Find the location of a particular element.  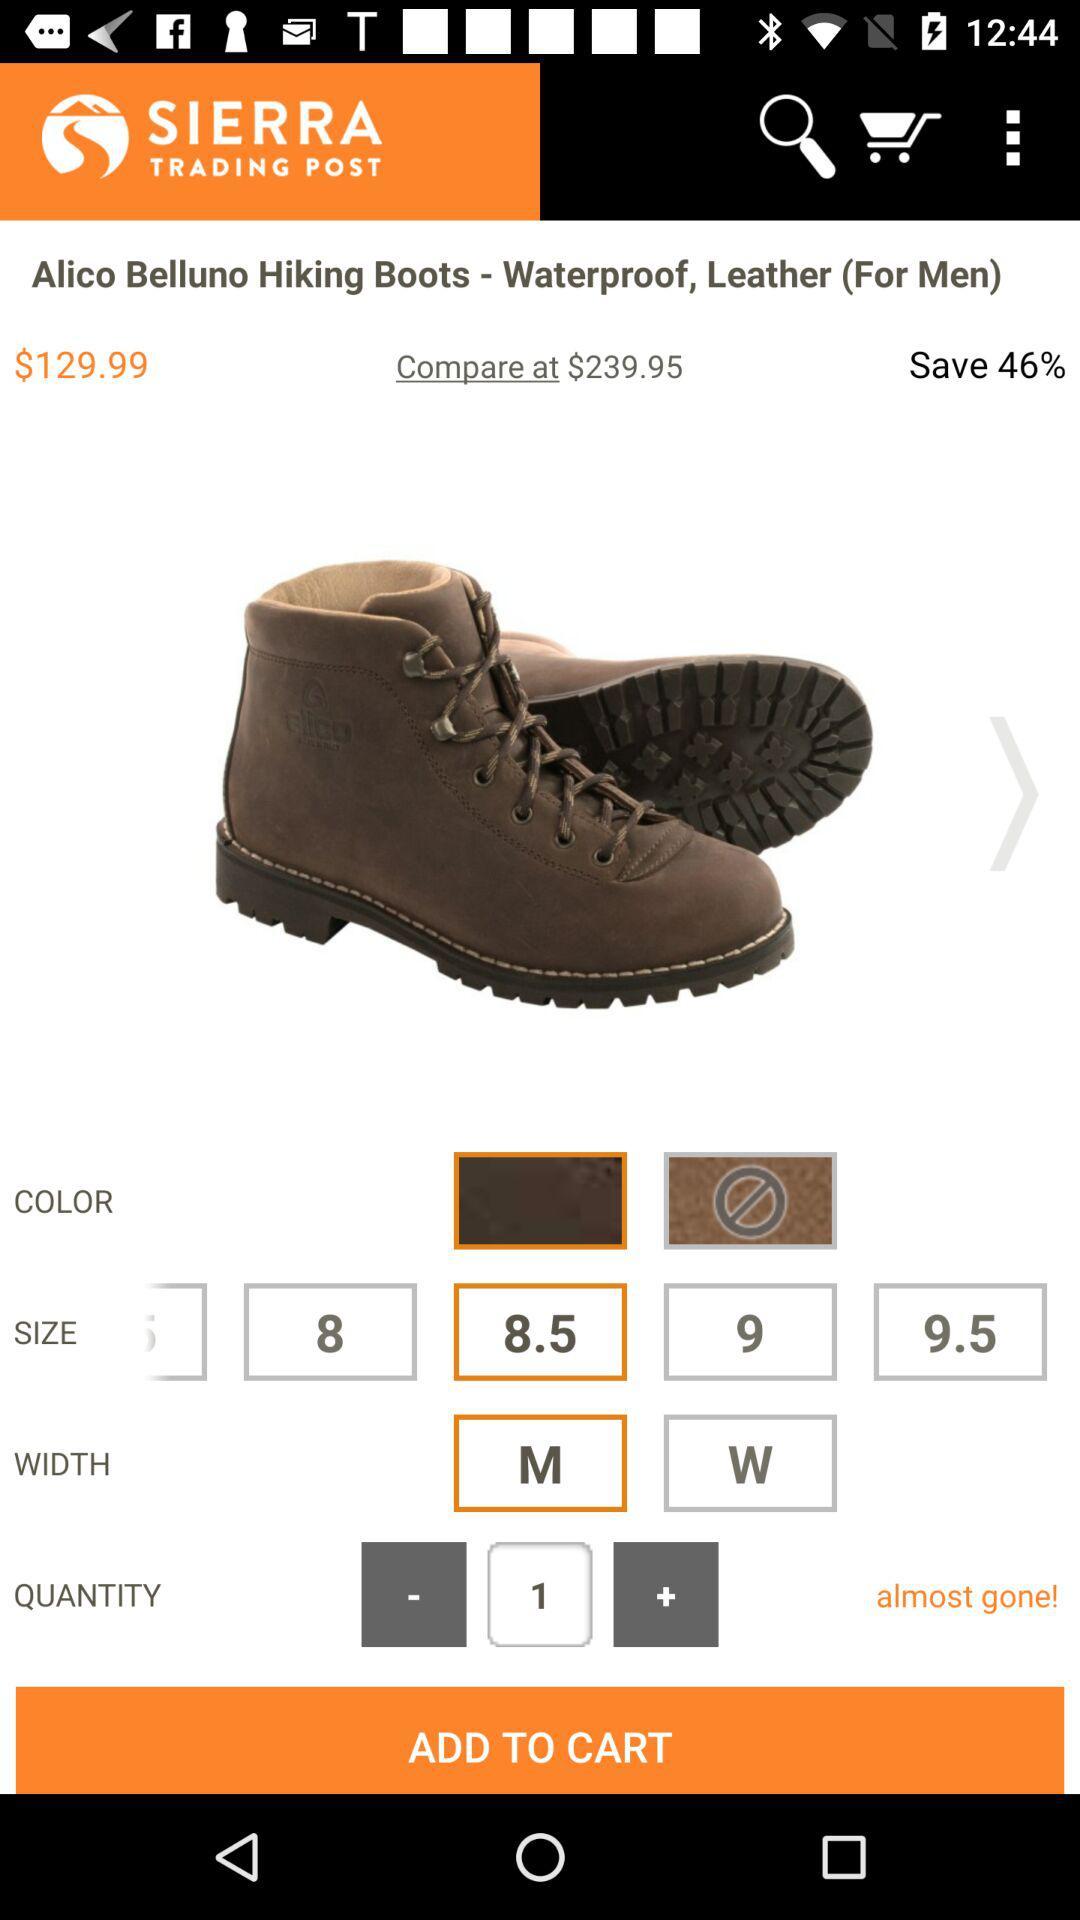

the app below alico belluno hiking item is located at coordinates (538, 365).